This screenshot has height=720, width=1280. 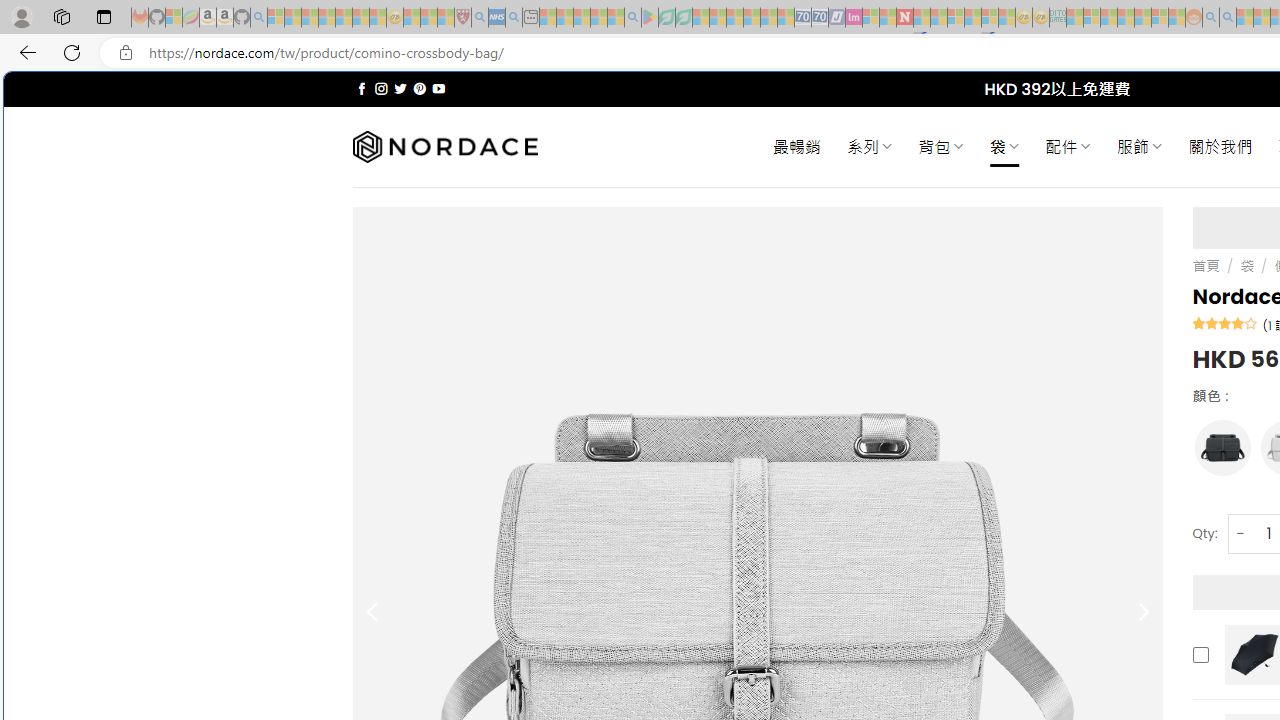 I want to click on 'Follow on YouTube', so click(x=438, y=88).